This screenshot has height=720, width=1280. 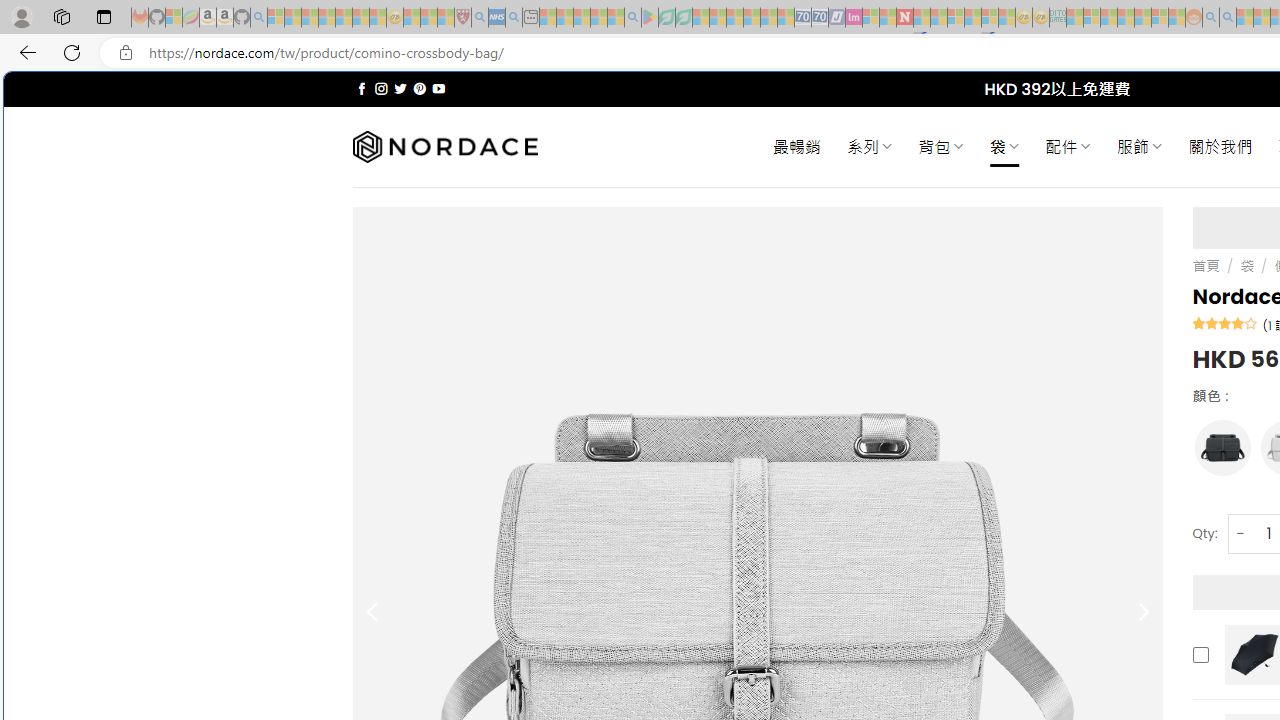 I want to click on 'Follow on YouTube', so click(x=438, y=88).